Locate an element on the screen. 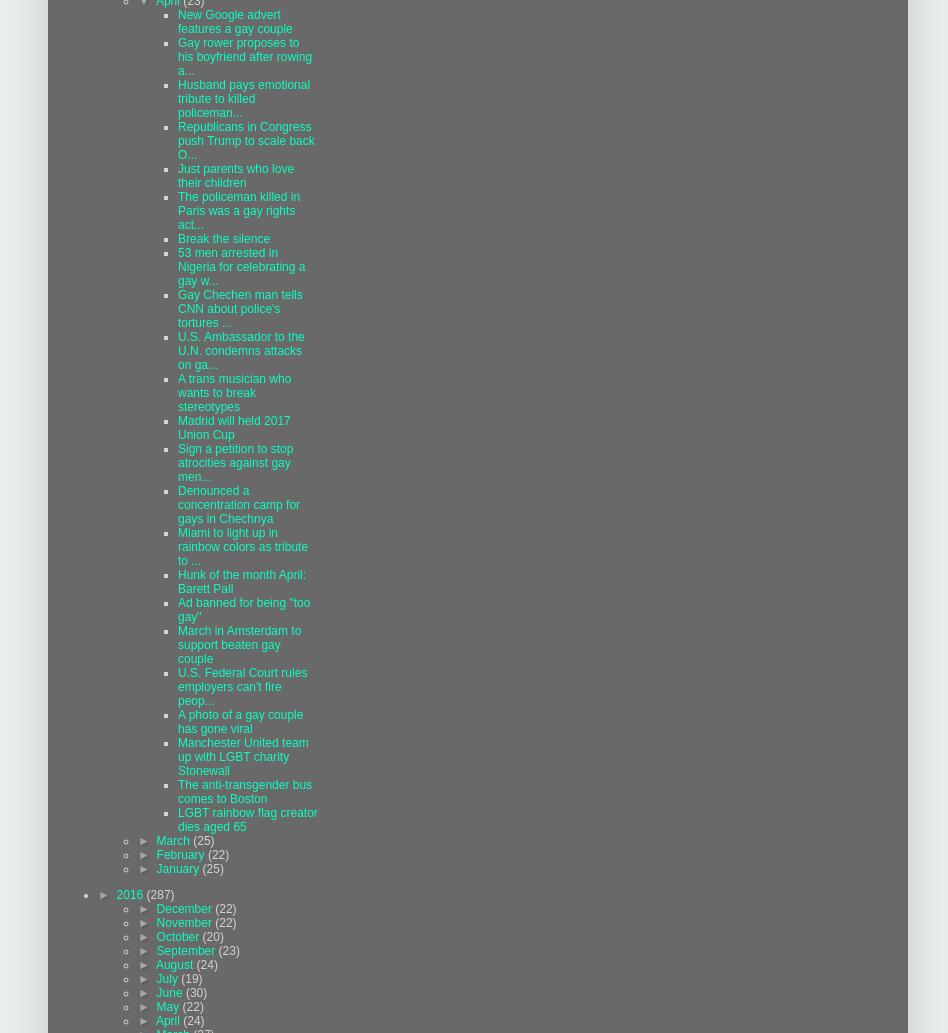 Image resolution: width=948 pixels, height=1033 pixels. 'Gay Chechen man tells CNN about police's tortures ...' is located at coordinates (240, 307).